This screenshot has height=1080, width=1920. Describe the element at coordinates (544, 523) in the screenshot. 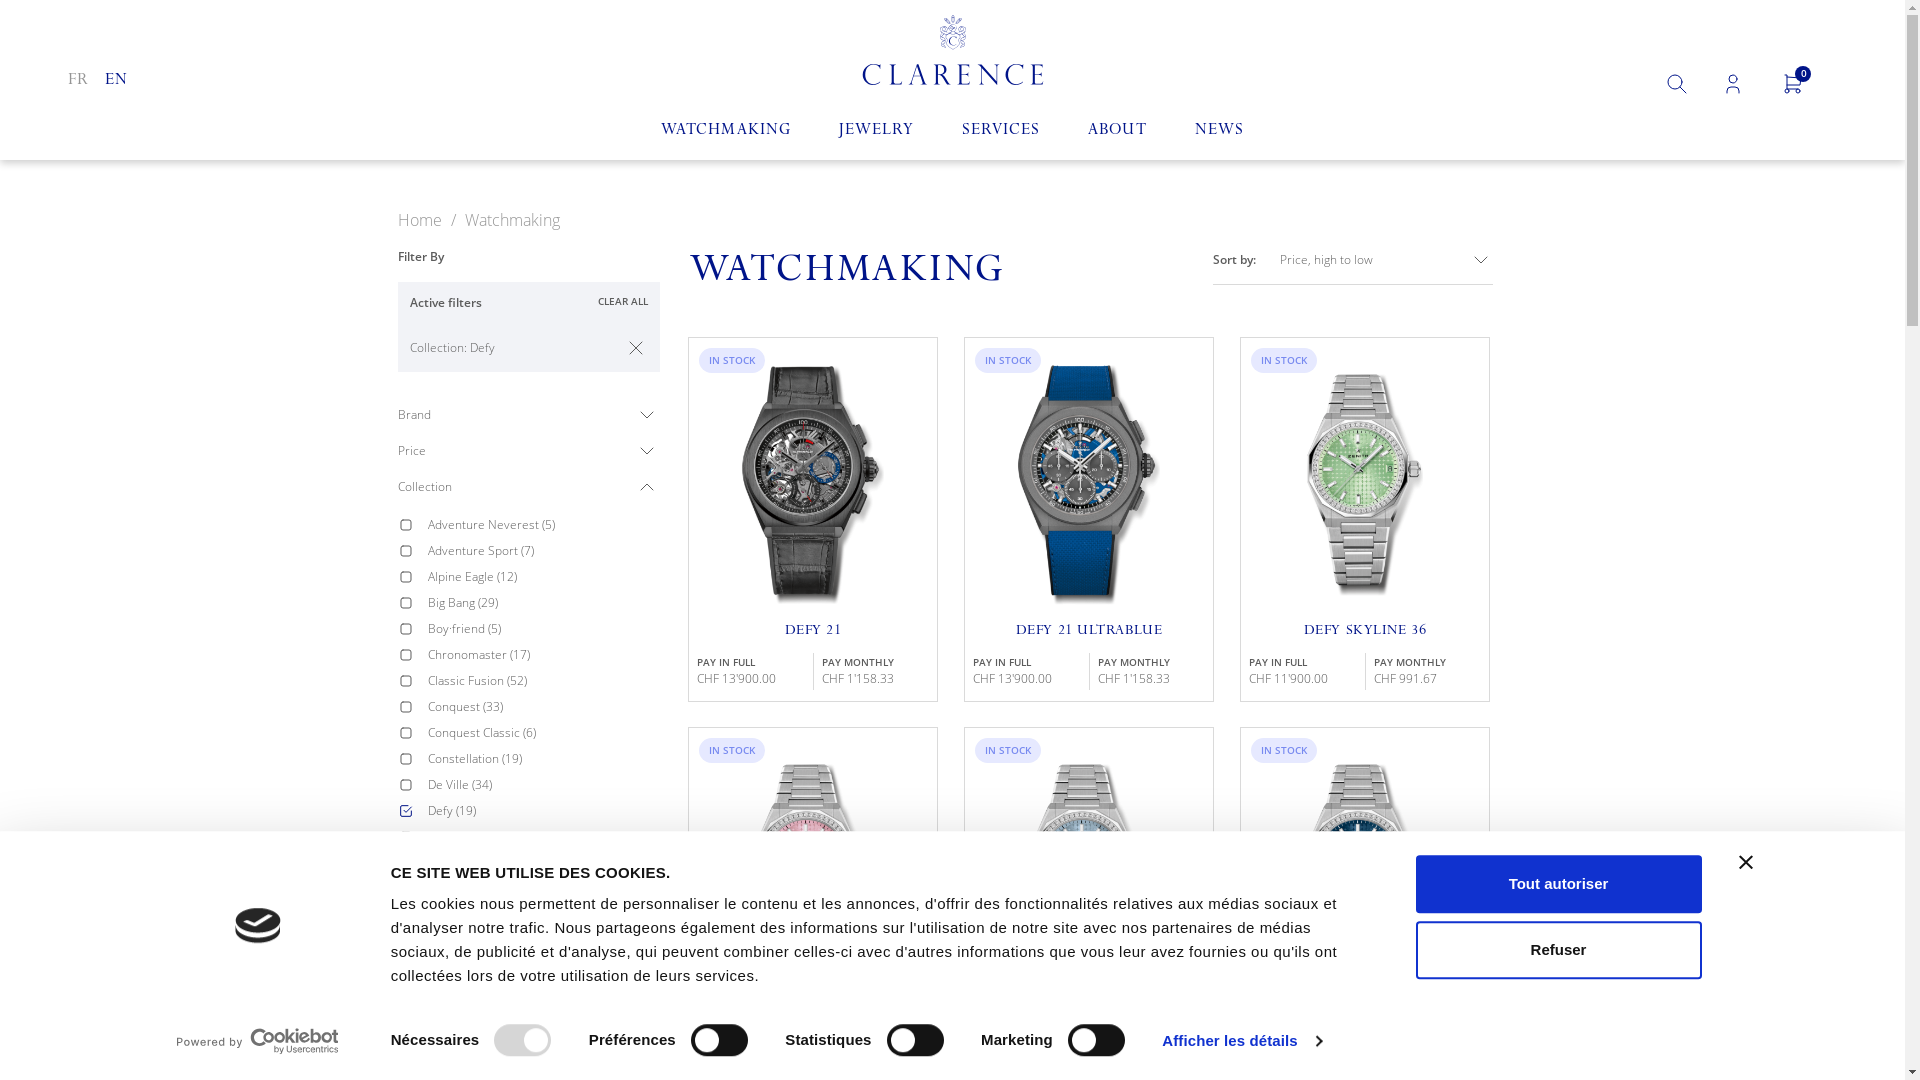

I see `'Adventure Neverest (5)'` at that location.